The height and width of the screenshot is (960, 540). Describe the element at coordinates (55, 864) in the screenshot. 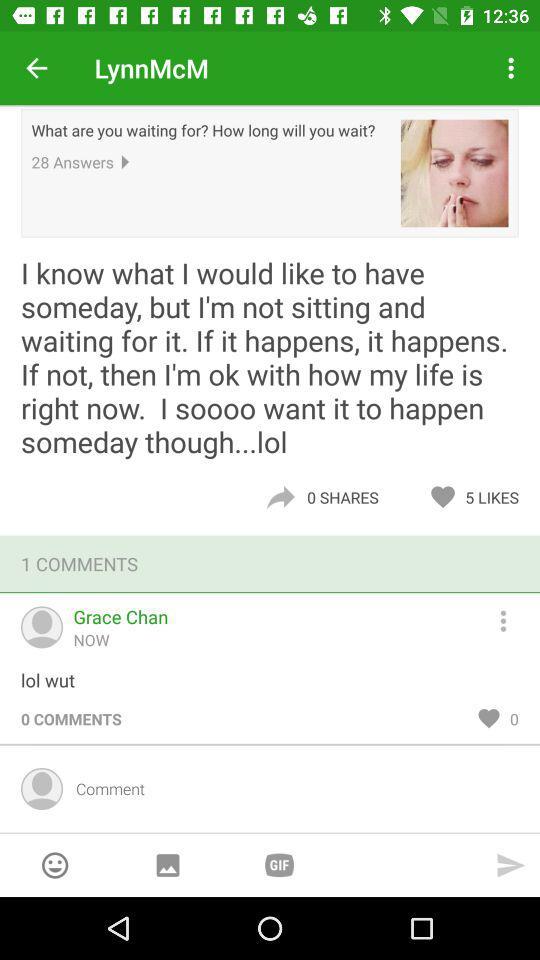

I see `an emoji` at that location.